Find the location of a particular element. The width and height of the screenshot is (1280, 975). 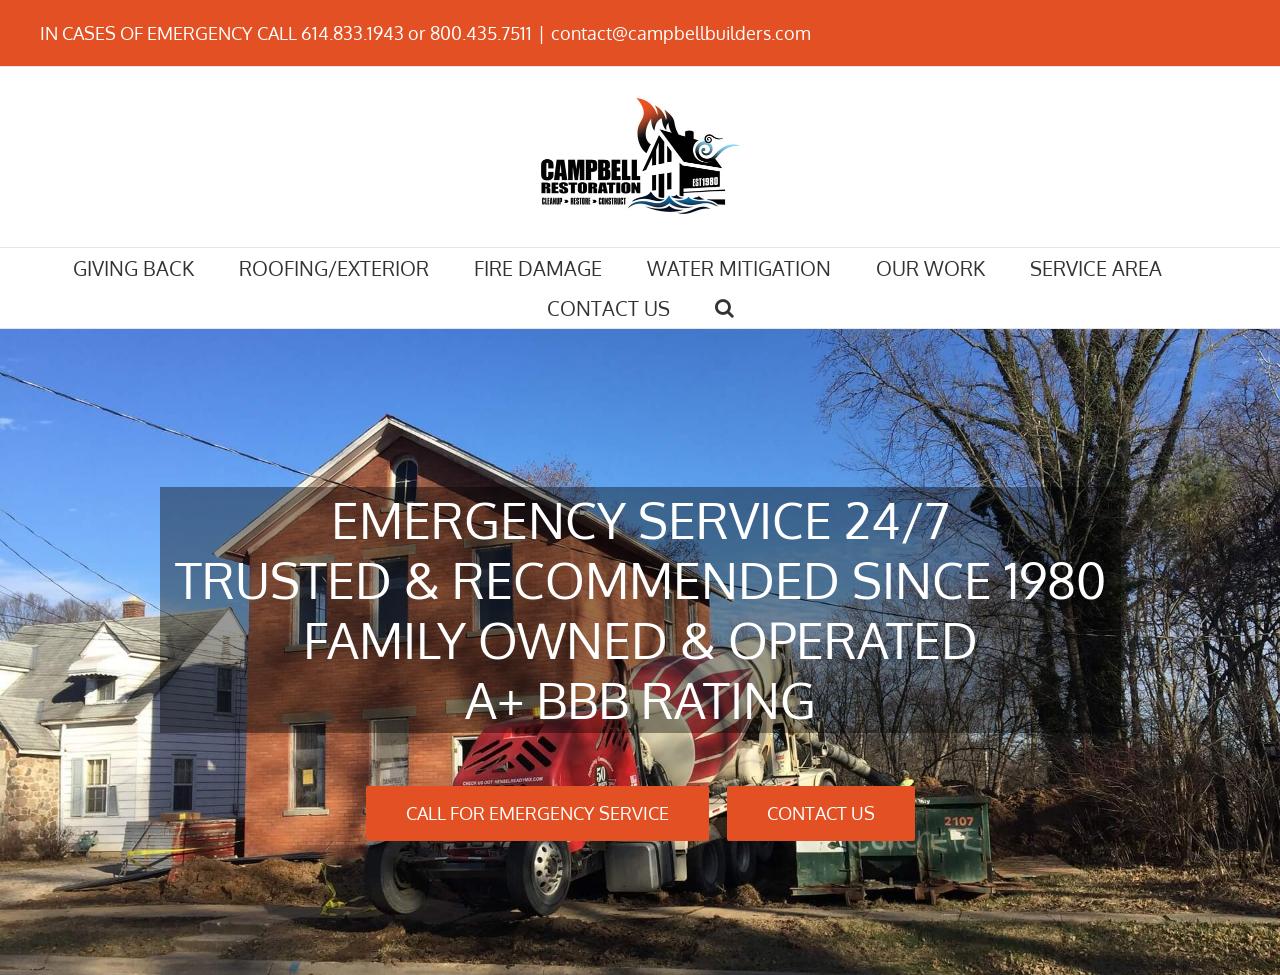

'contact@campbellbuilders.com' is located at coordinates (680, 32).